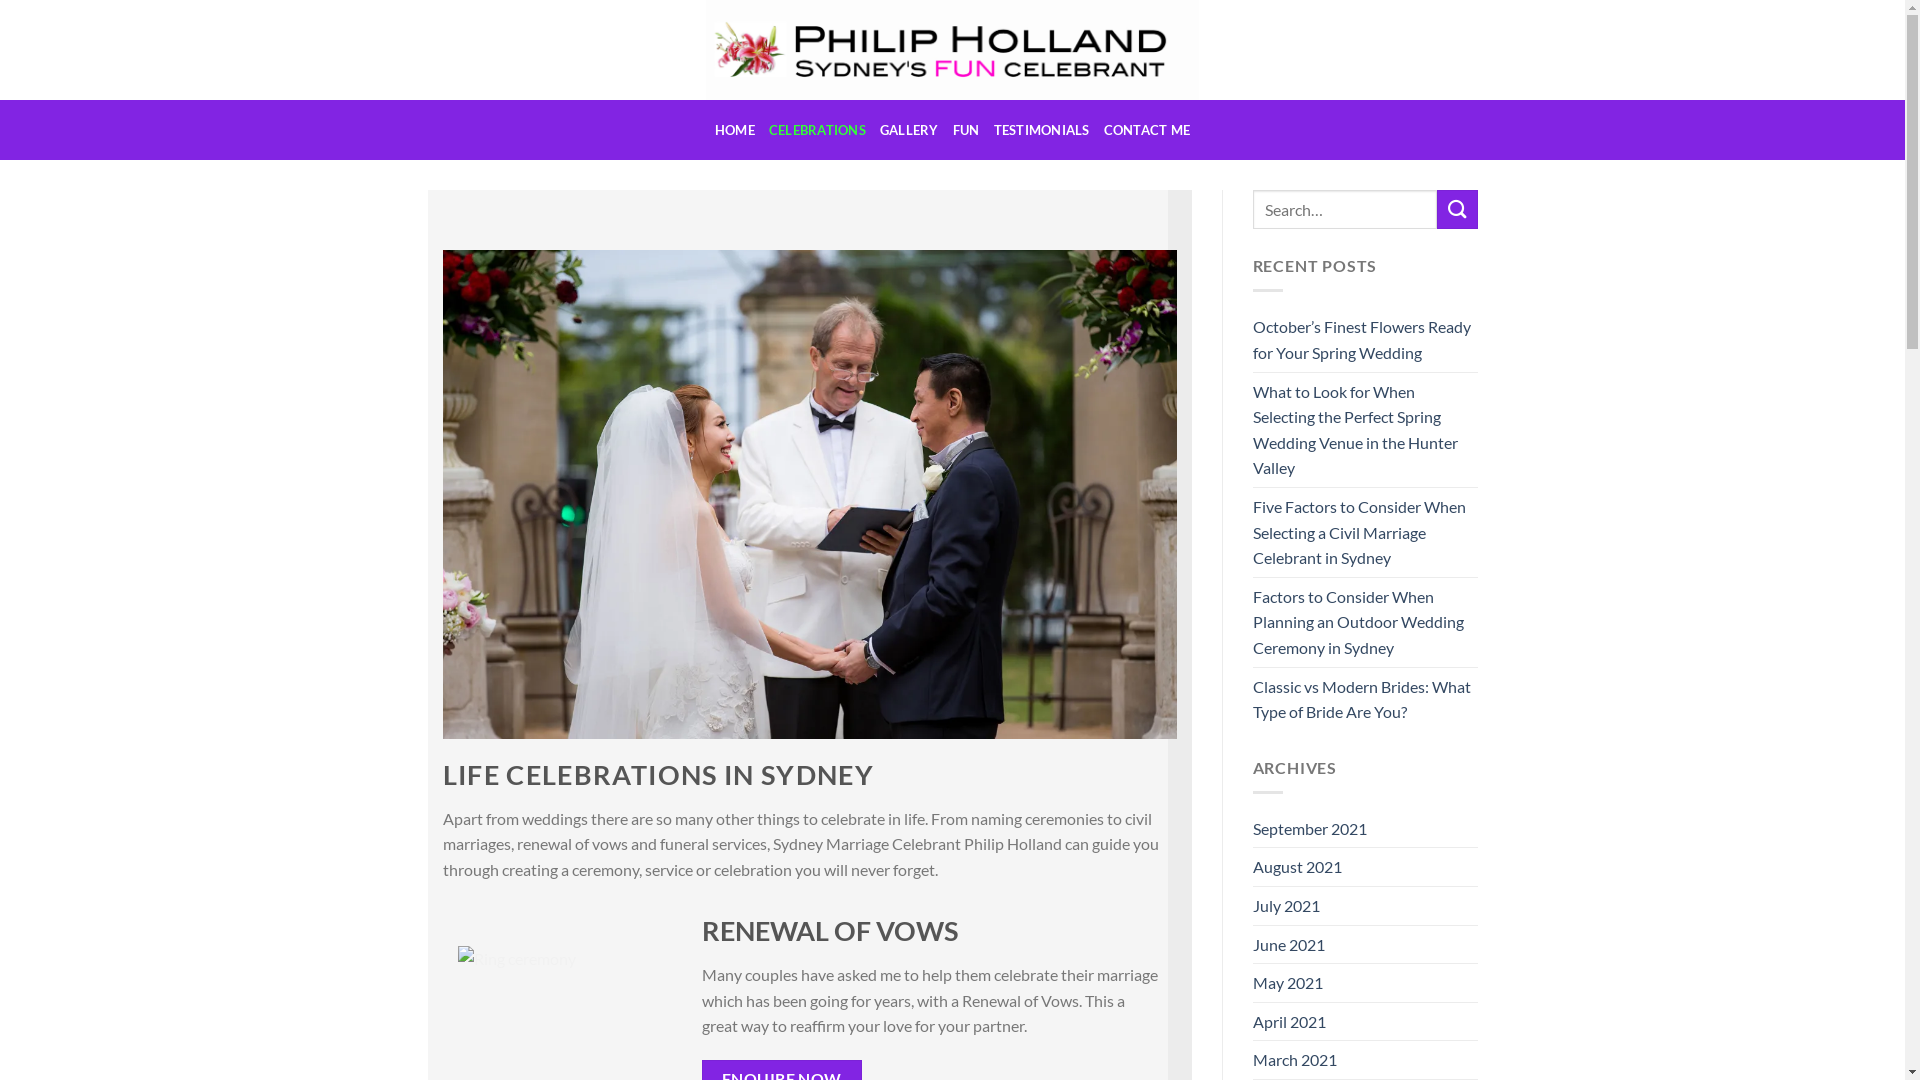 This screenshot has width=1920, height=1080. What do you see at coordinates (1288, 1022) in the screenshot?
I see `'April 2021'` at bounding box center [1288, 1022].